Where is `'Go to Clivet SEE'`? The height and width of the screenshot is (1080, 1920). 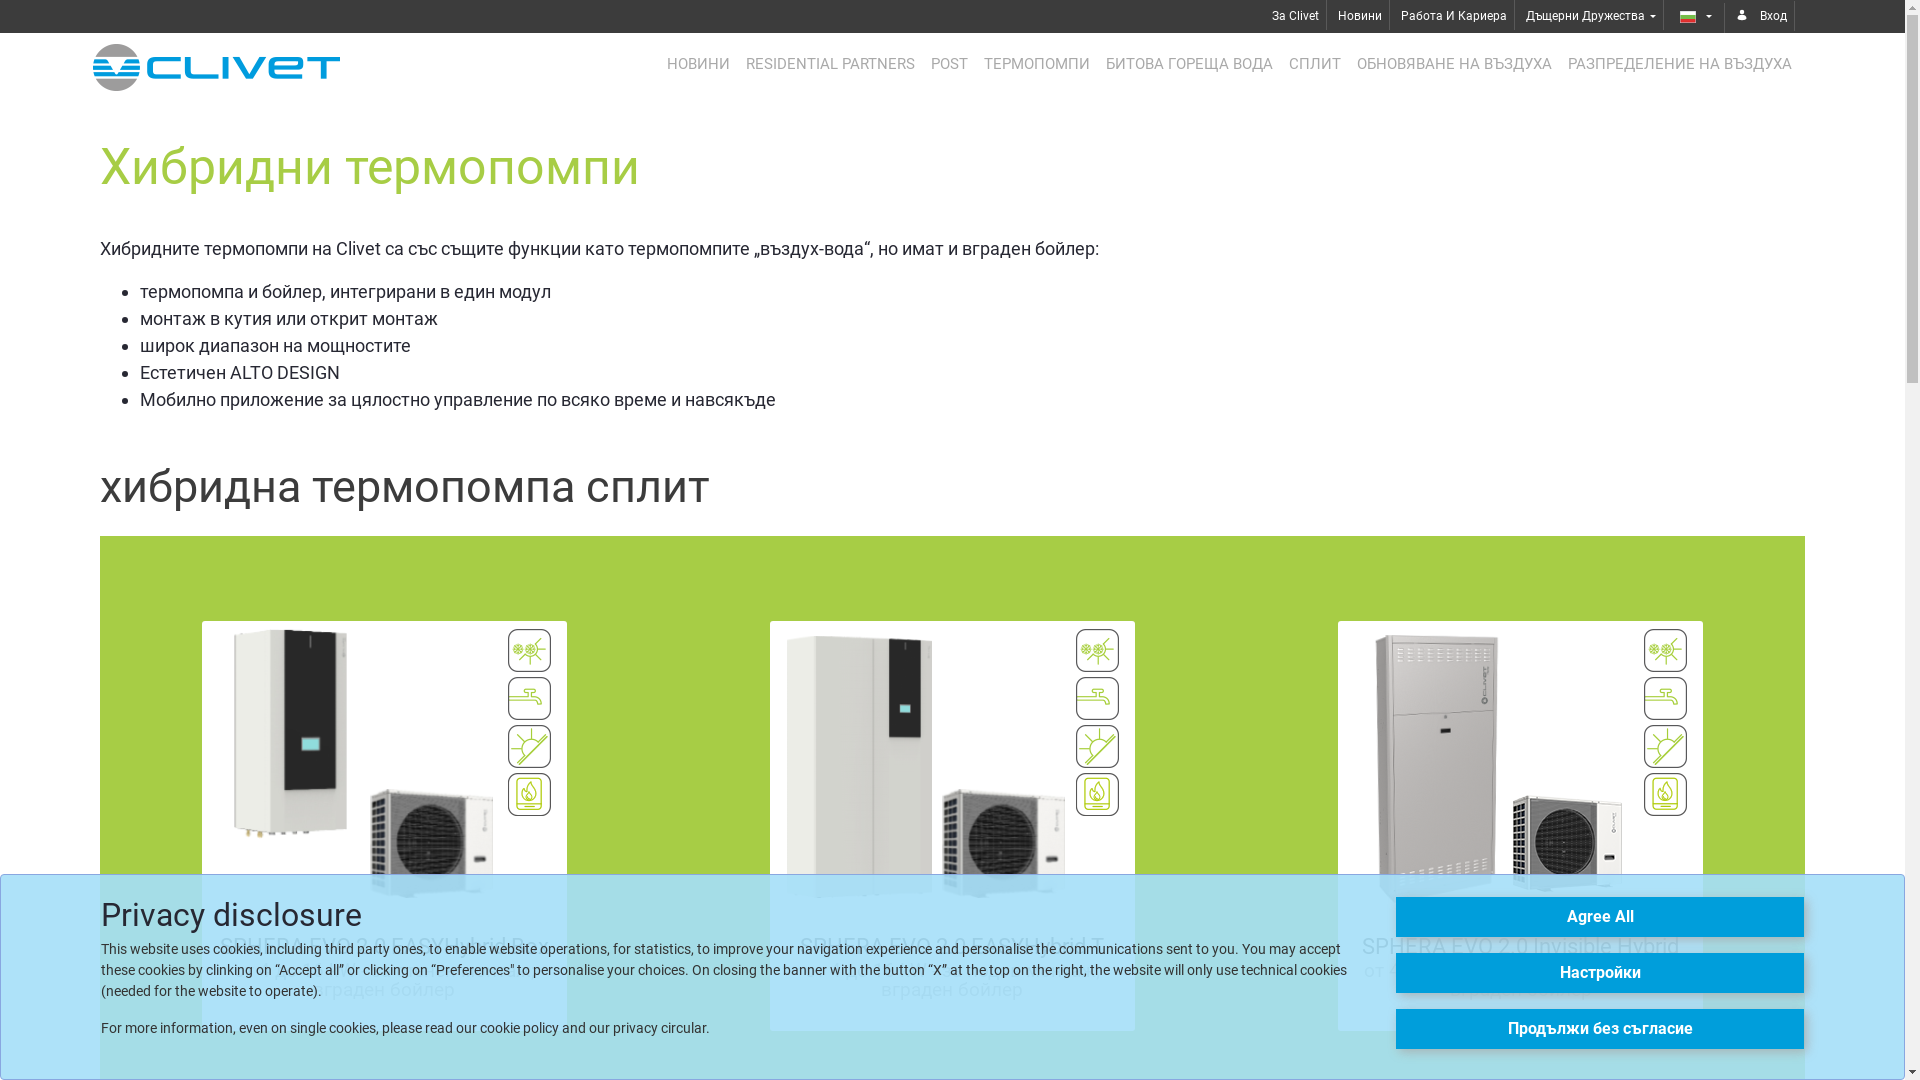 'Go to Clivet SEE' is located at coordinates (216, 66).